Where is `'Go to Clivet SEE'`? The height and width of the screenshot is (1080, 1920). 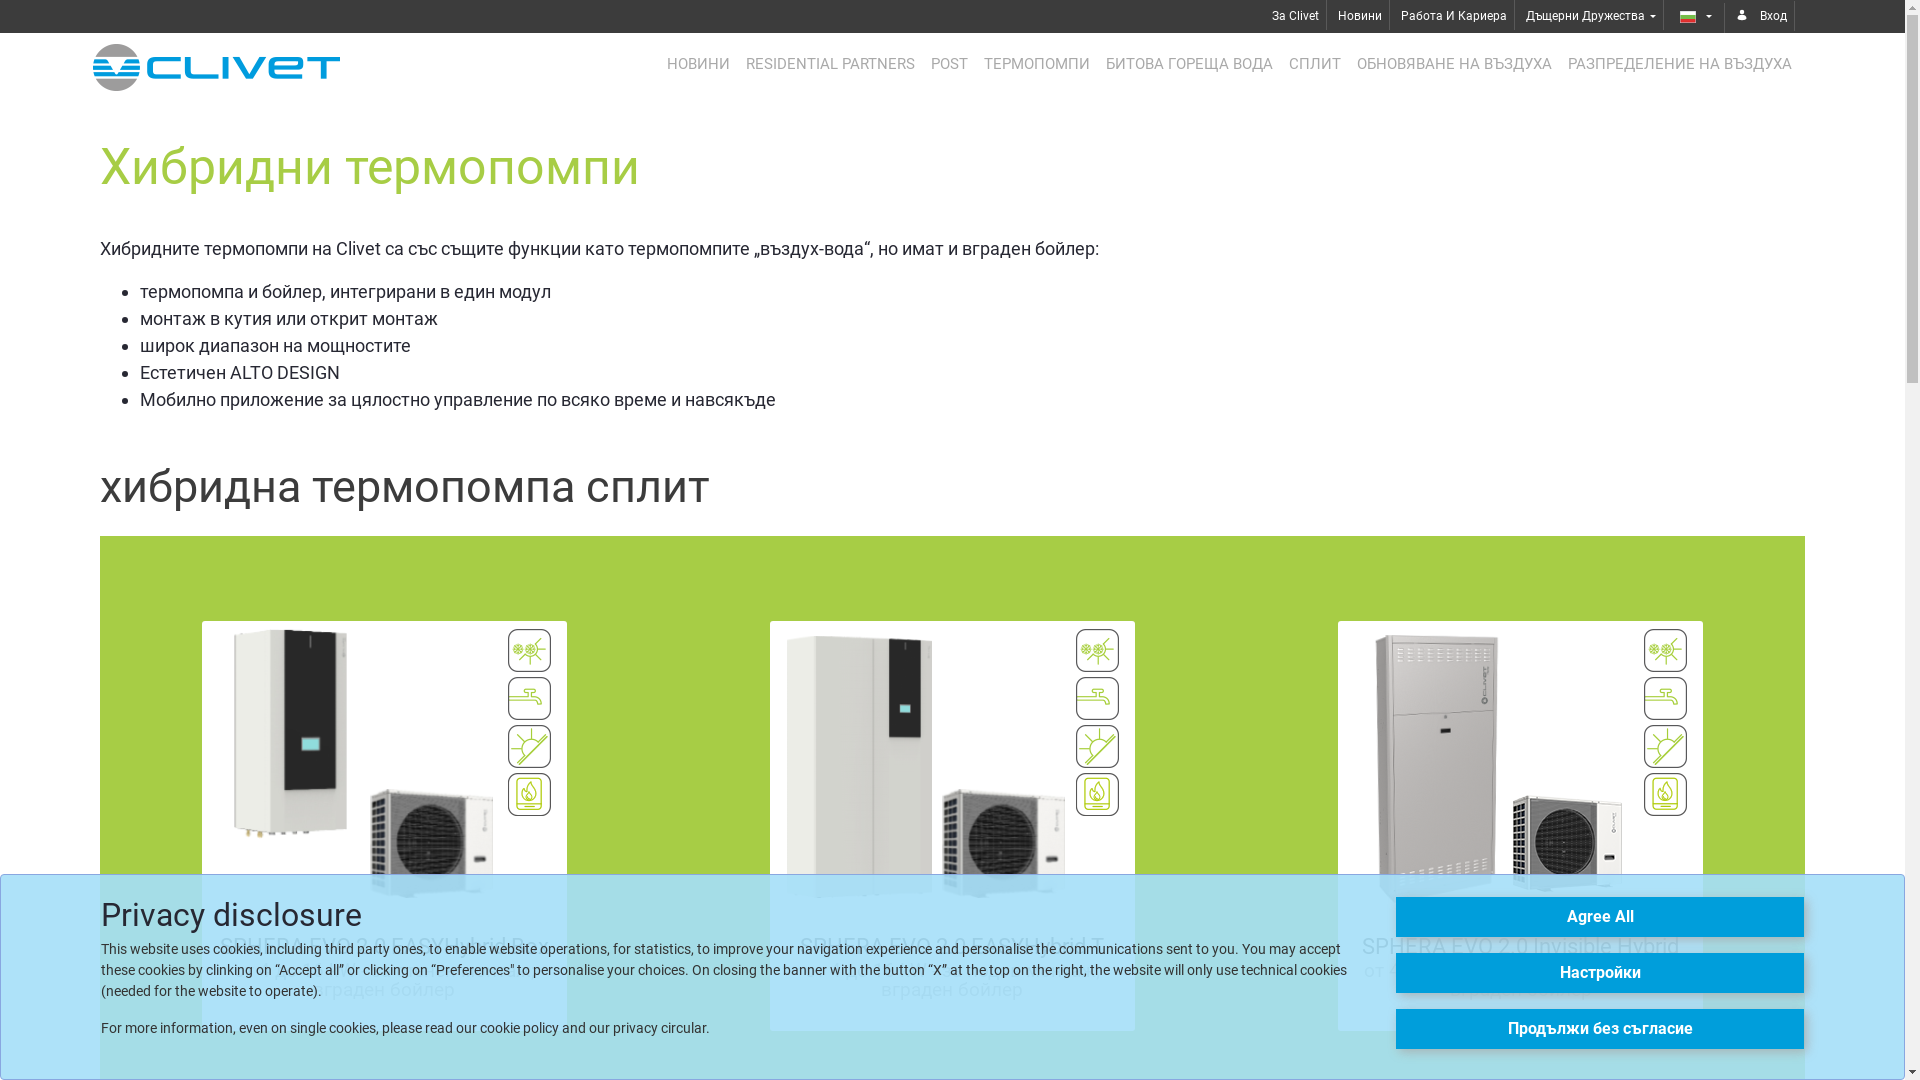 'Go to Clivet SEE' is located at coordinates (216, 66).